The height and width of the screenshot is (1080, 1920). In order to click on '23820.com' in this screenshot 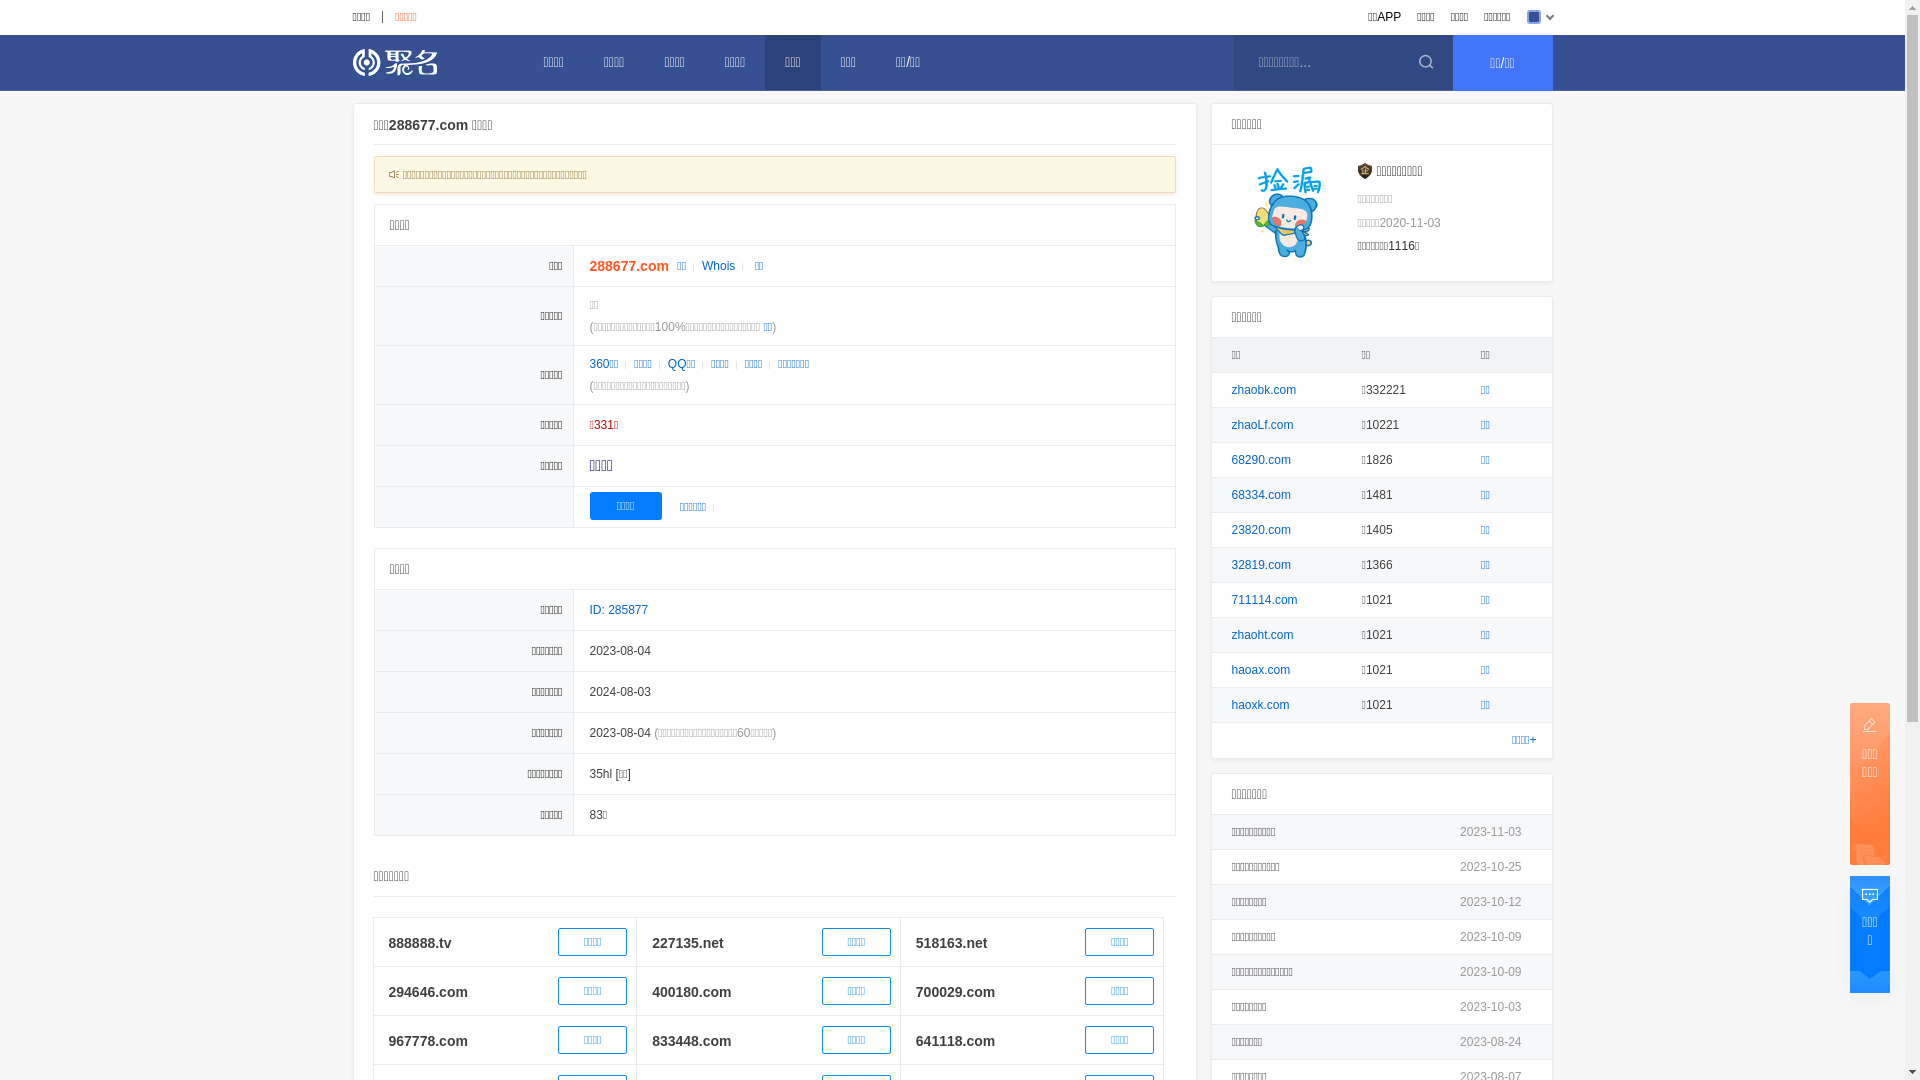, I will do `click(1260, 528)`.